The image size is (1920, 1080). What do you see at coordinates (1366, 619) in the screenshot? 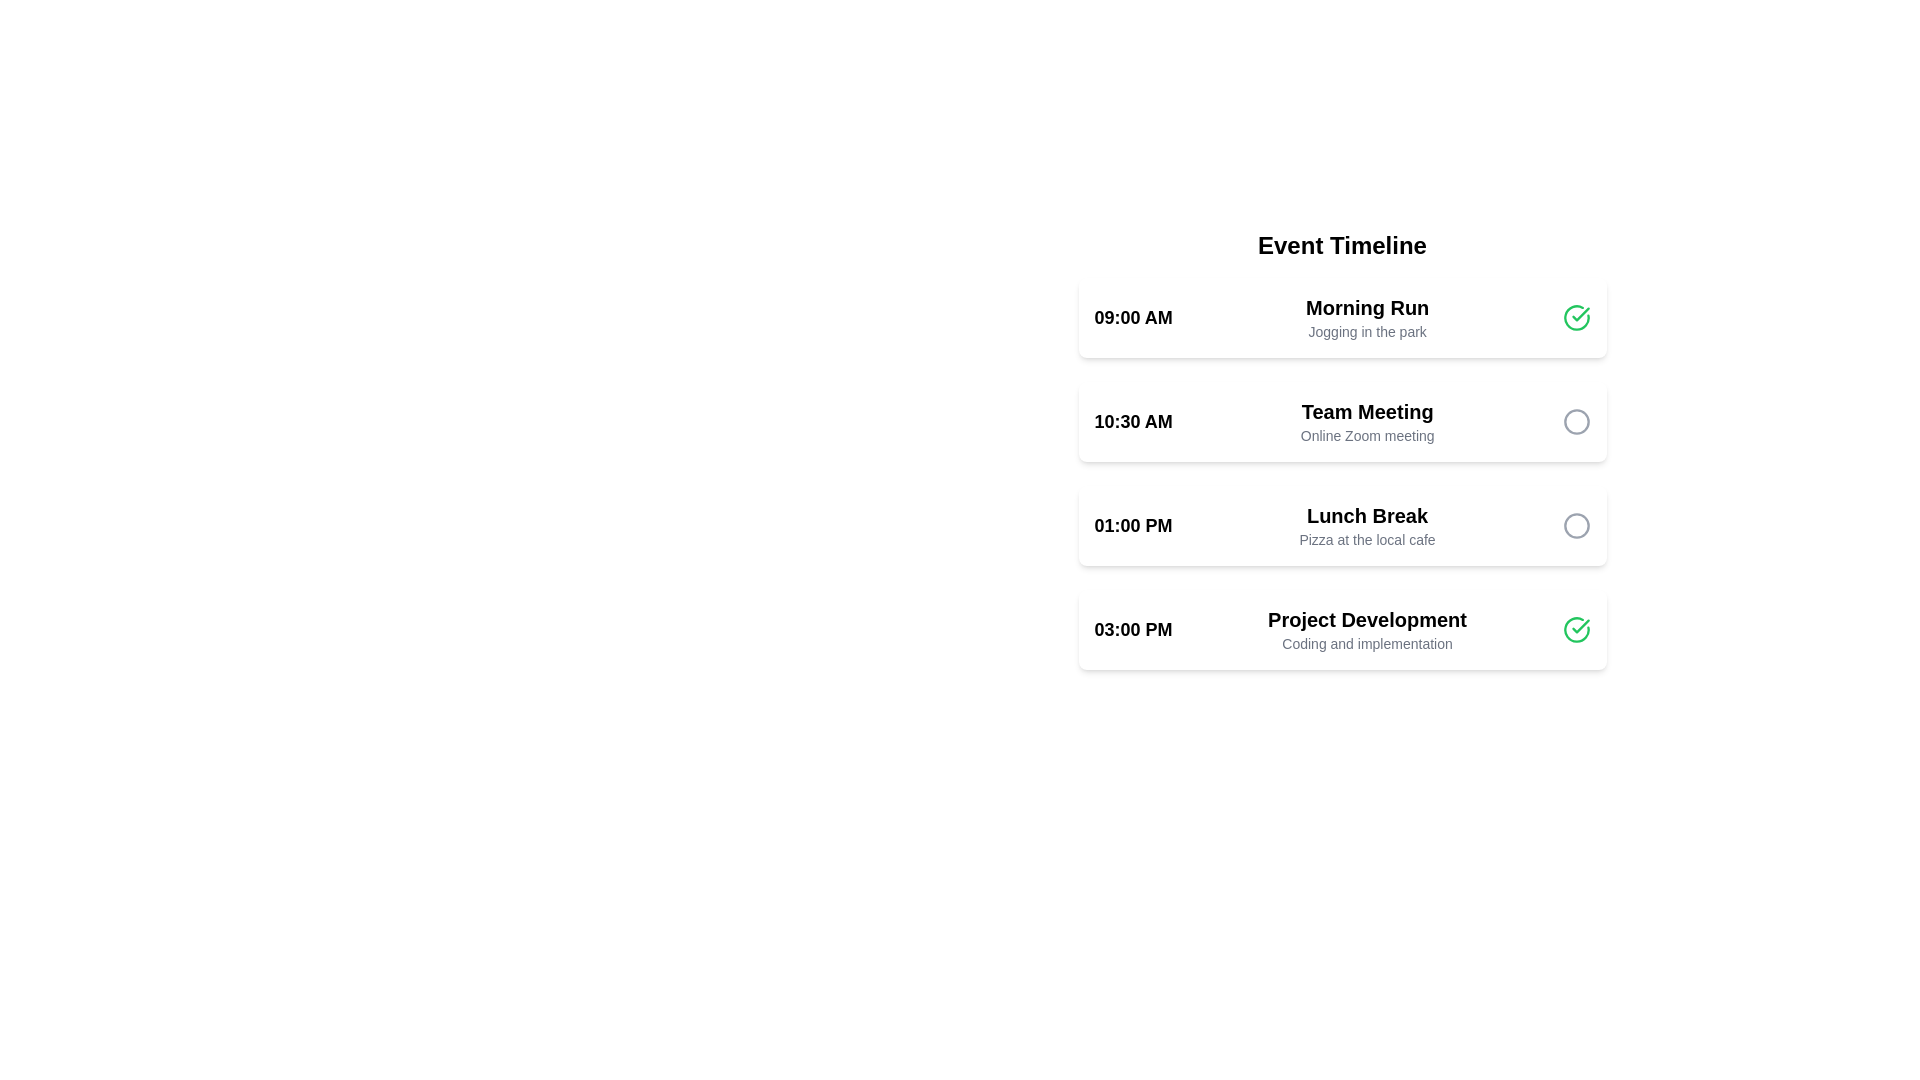
I see `the header text component 'Project Development' located in the fourth item of the vertical timeline at '03:00 PM'` at bounding box center [1366, 619].